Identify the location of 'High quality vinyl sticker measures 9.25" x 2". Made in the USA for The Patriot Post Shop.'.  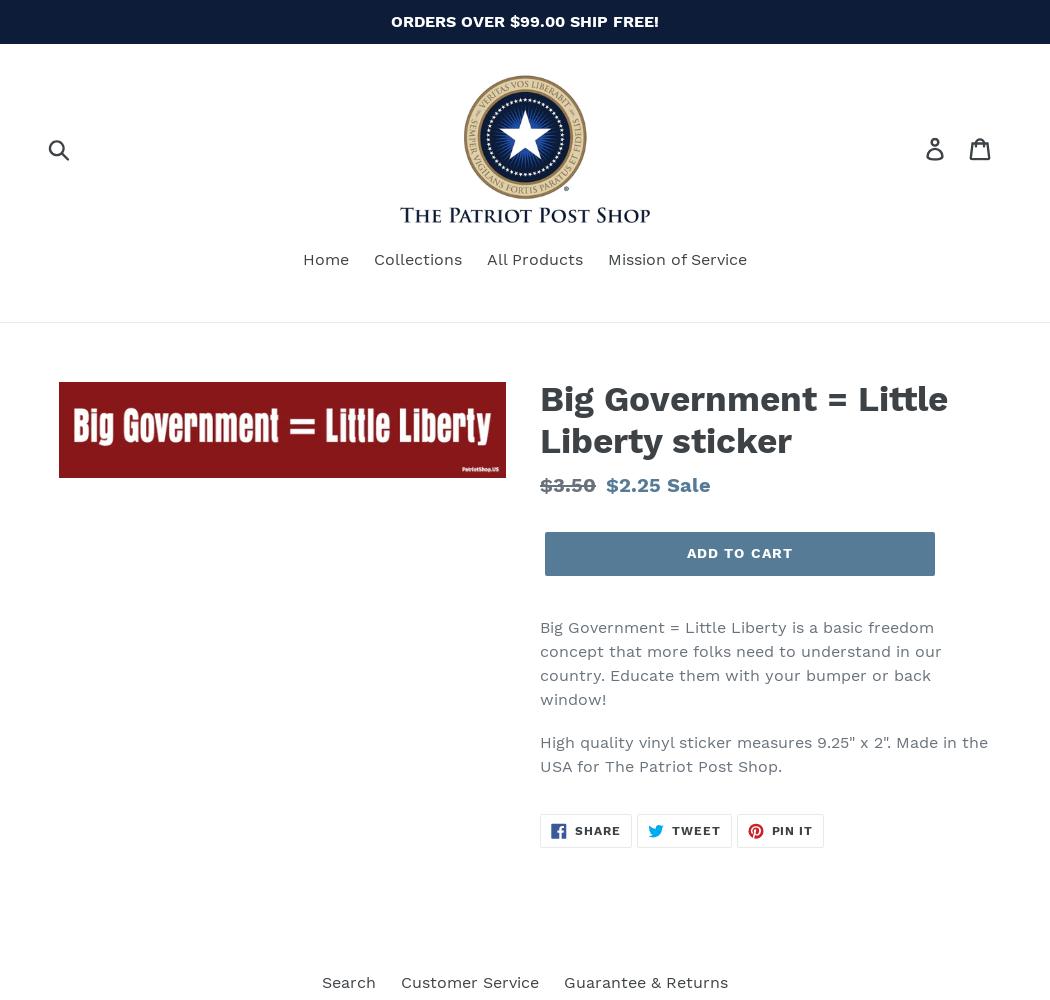
(763, 754).